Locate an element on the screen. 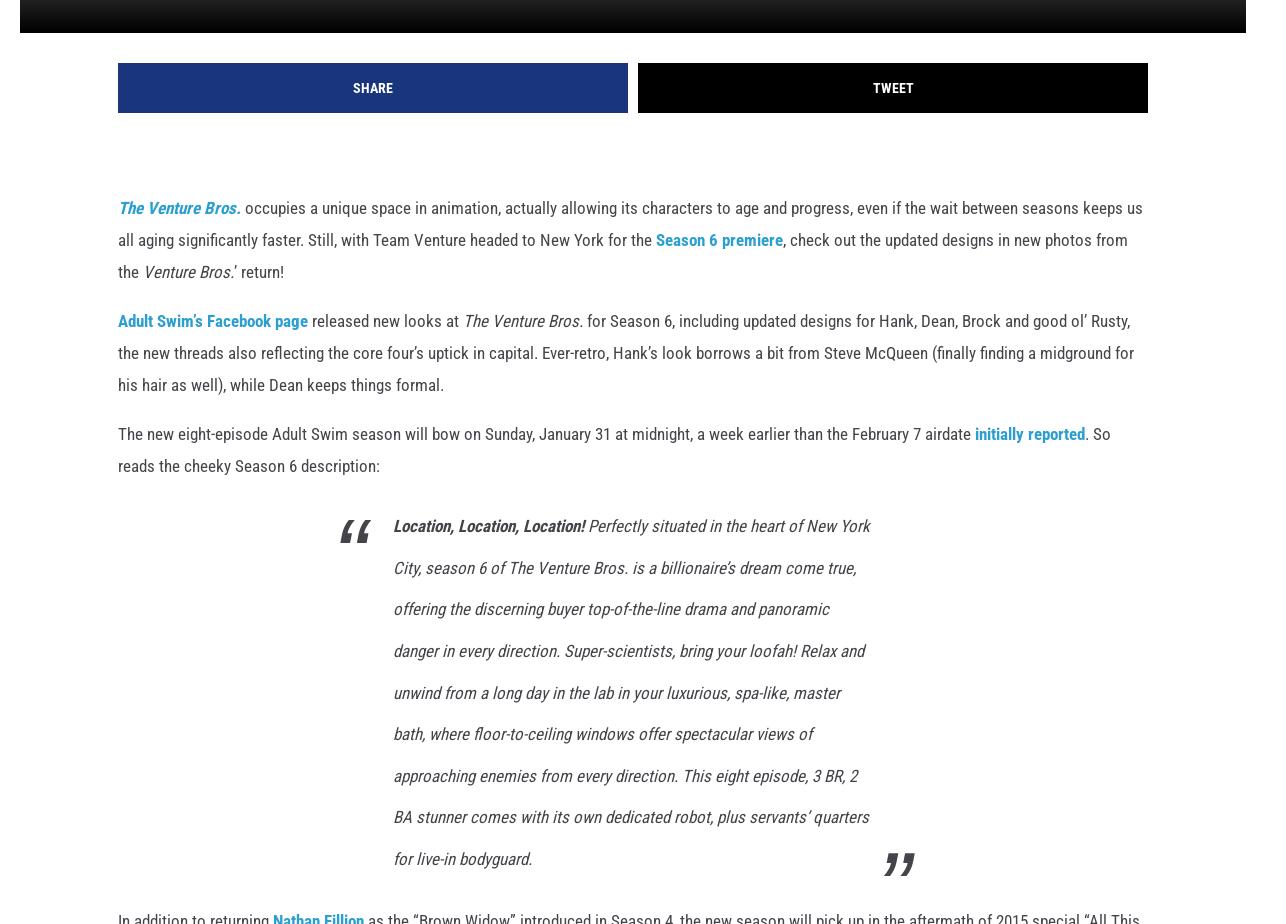 The width and height of the screenshot is (1286, 924). 'Season 6 premiere' is located at coordinates (719, 272).